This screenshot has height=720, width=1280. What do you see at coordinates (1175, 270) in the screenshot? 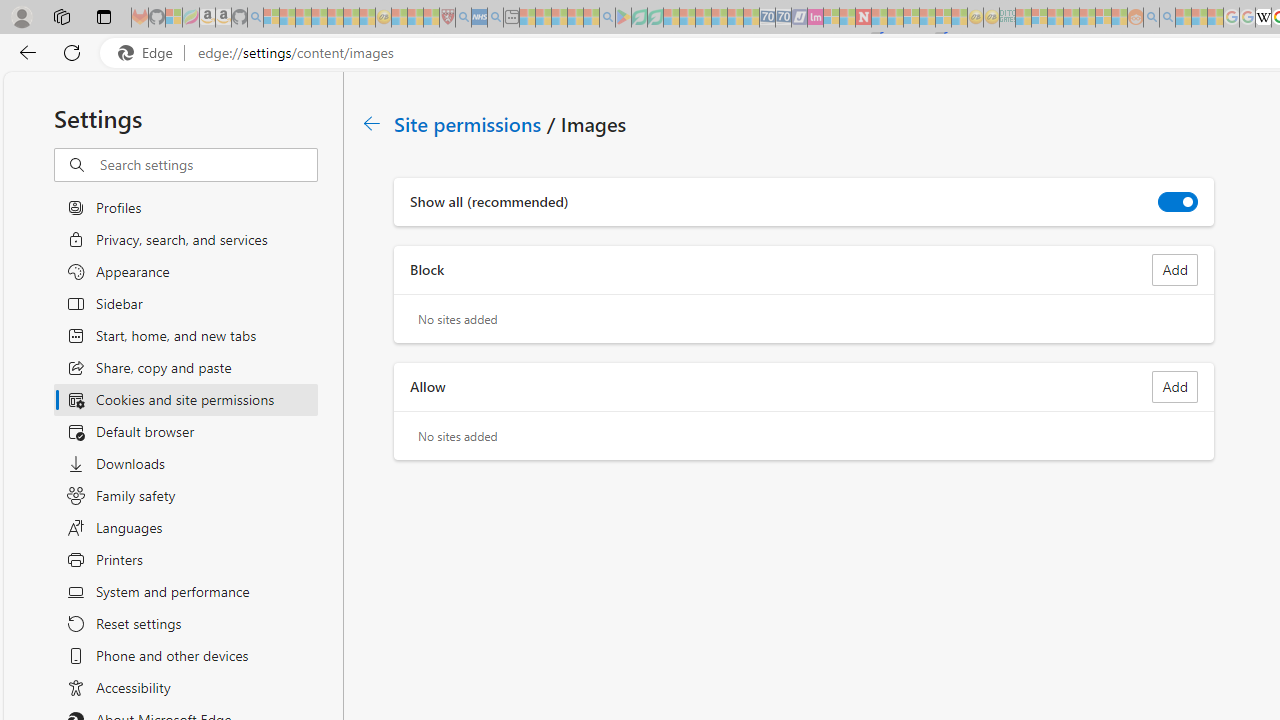
I see `'Add site to Block list'` at bounding box center [1175, 270].